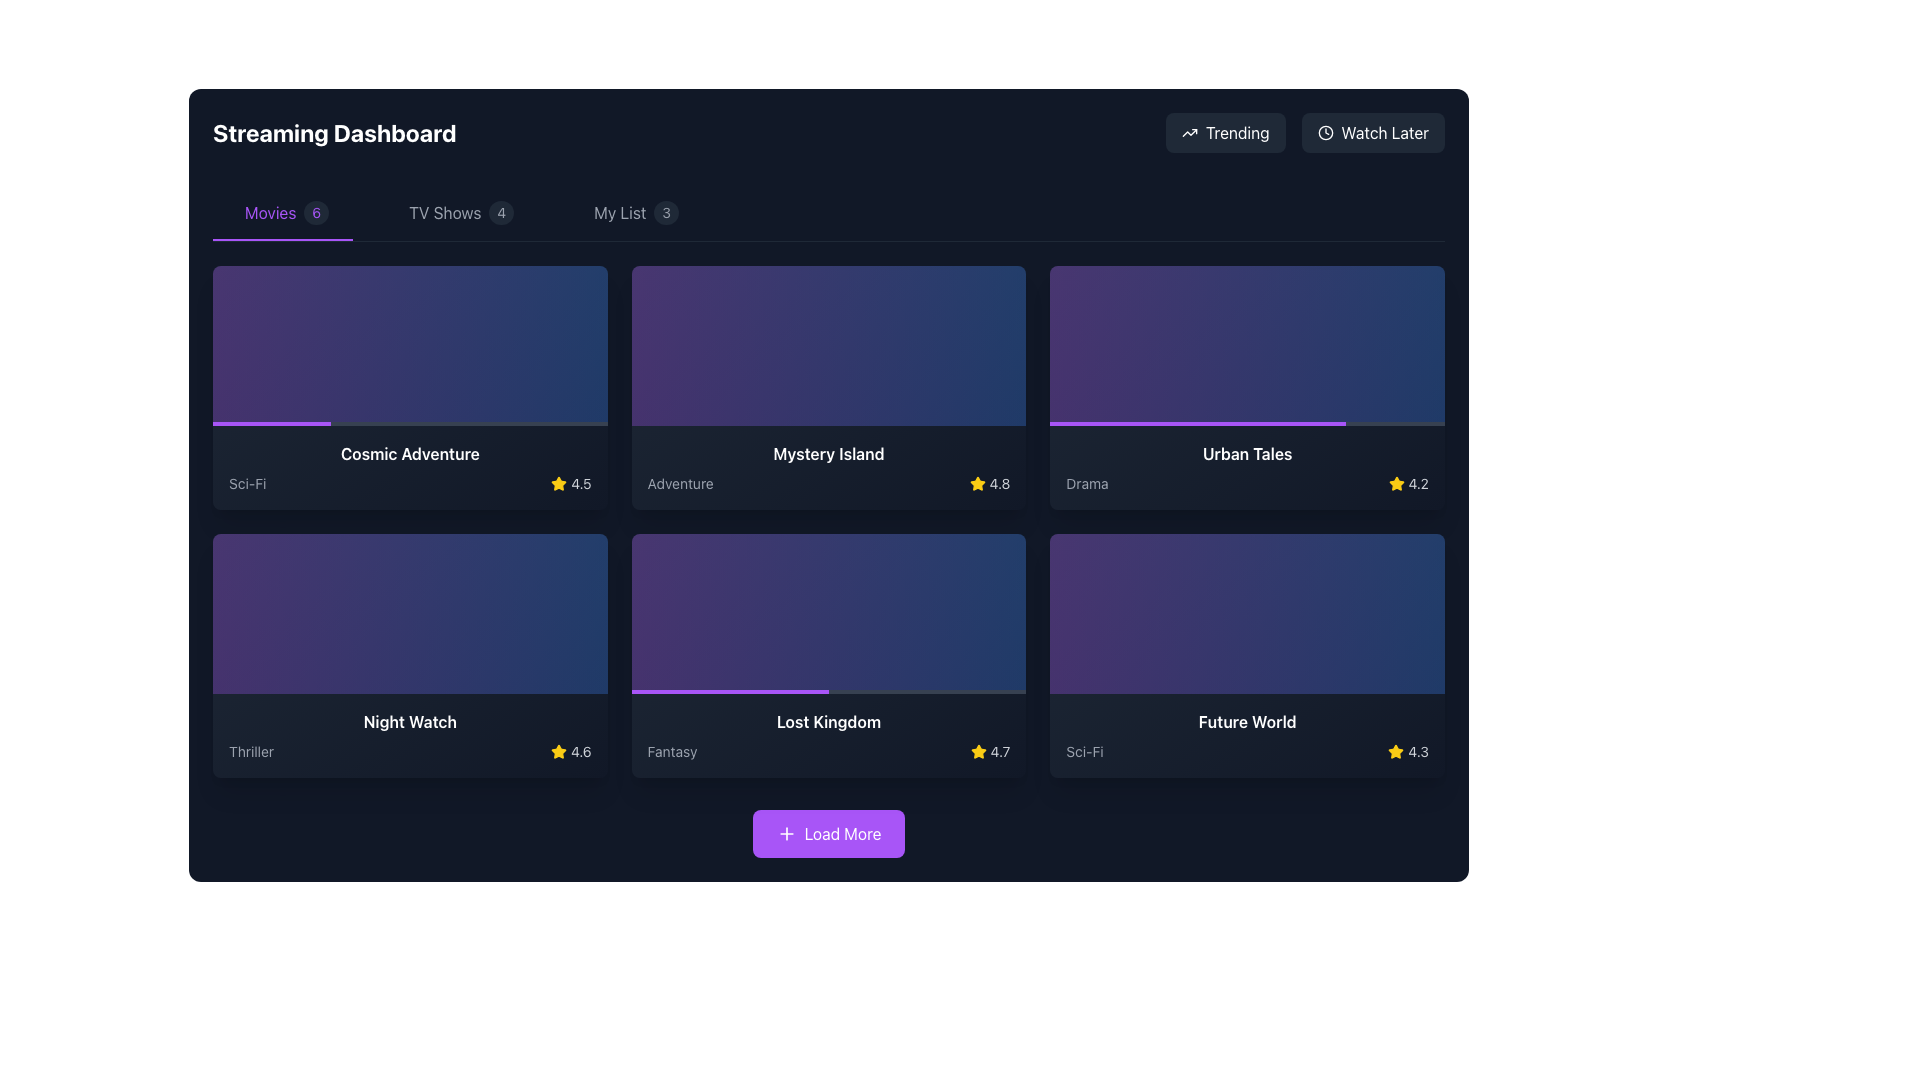 The width and height of the screenshot is (1920, 1080). What do you see at coordinates (1246, 483) in the screenshot?
I see `the descriptive content display that shows the genre (Drama) and rating (4.2) of the 'Urban Tales' content located at the bottom right-hand side of the card's footer` at bounding box center [1246, 483].